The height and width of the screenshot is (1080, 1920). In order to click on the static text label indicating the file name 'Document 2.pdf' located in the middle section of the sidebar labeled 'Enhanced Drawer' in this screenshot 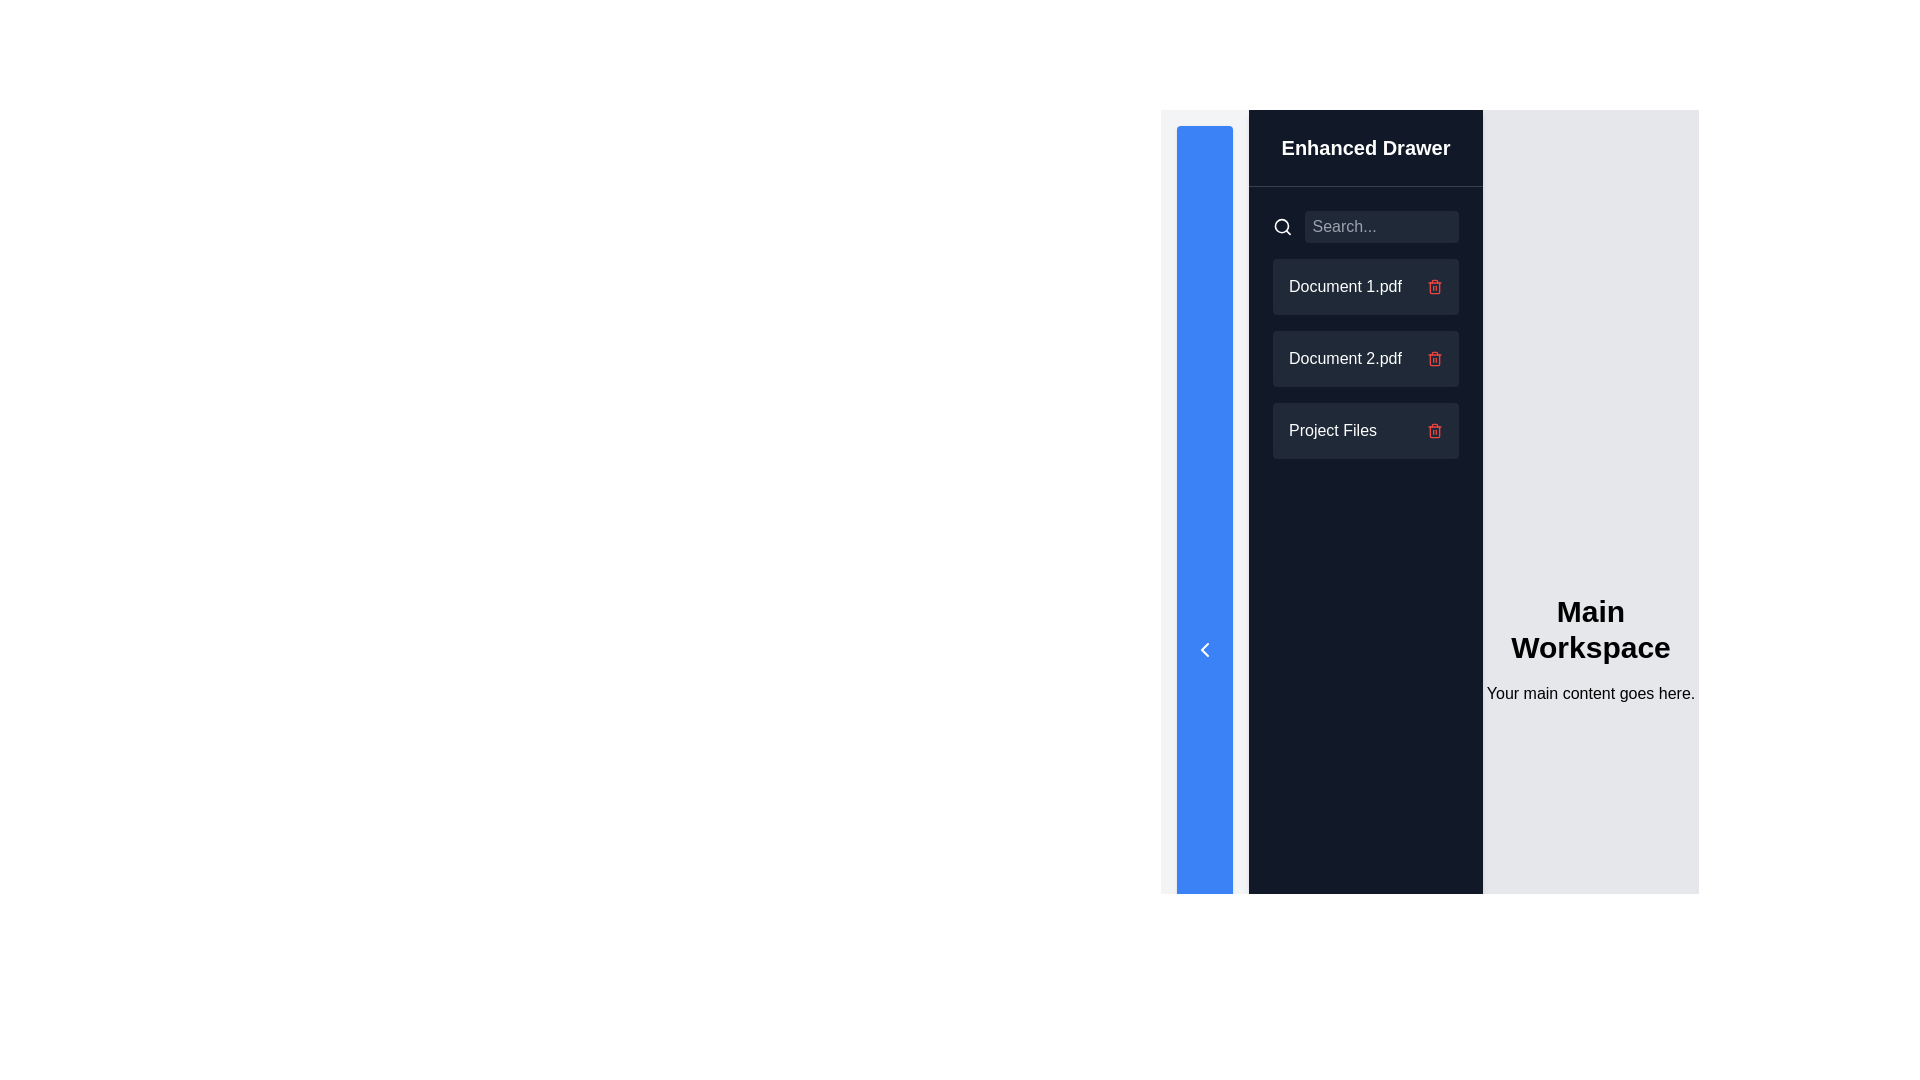, I will do `click(1345, 357)`.